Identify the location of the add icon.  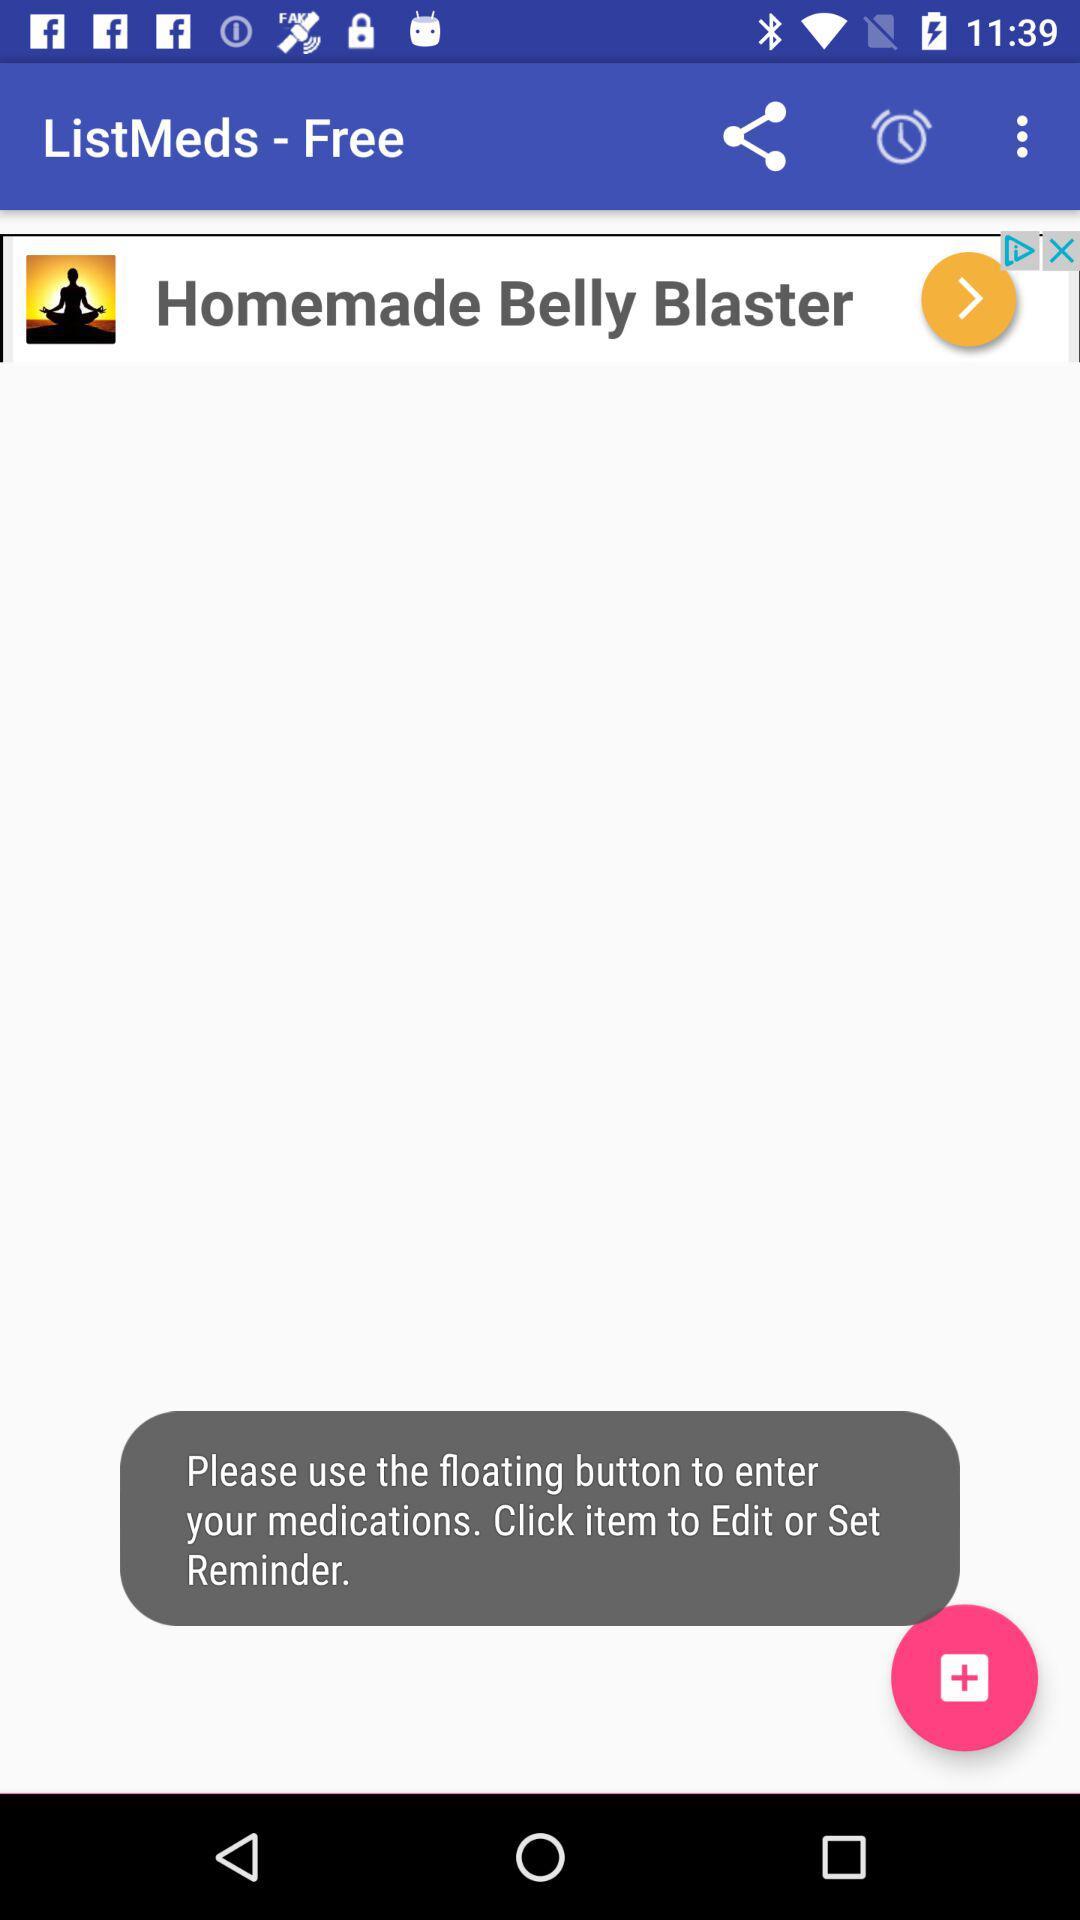
(963, 1678).